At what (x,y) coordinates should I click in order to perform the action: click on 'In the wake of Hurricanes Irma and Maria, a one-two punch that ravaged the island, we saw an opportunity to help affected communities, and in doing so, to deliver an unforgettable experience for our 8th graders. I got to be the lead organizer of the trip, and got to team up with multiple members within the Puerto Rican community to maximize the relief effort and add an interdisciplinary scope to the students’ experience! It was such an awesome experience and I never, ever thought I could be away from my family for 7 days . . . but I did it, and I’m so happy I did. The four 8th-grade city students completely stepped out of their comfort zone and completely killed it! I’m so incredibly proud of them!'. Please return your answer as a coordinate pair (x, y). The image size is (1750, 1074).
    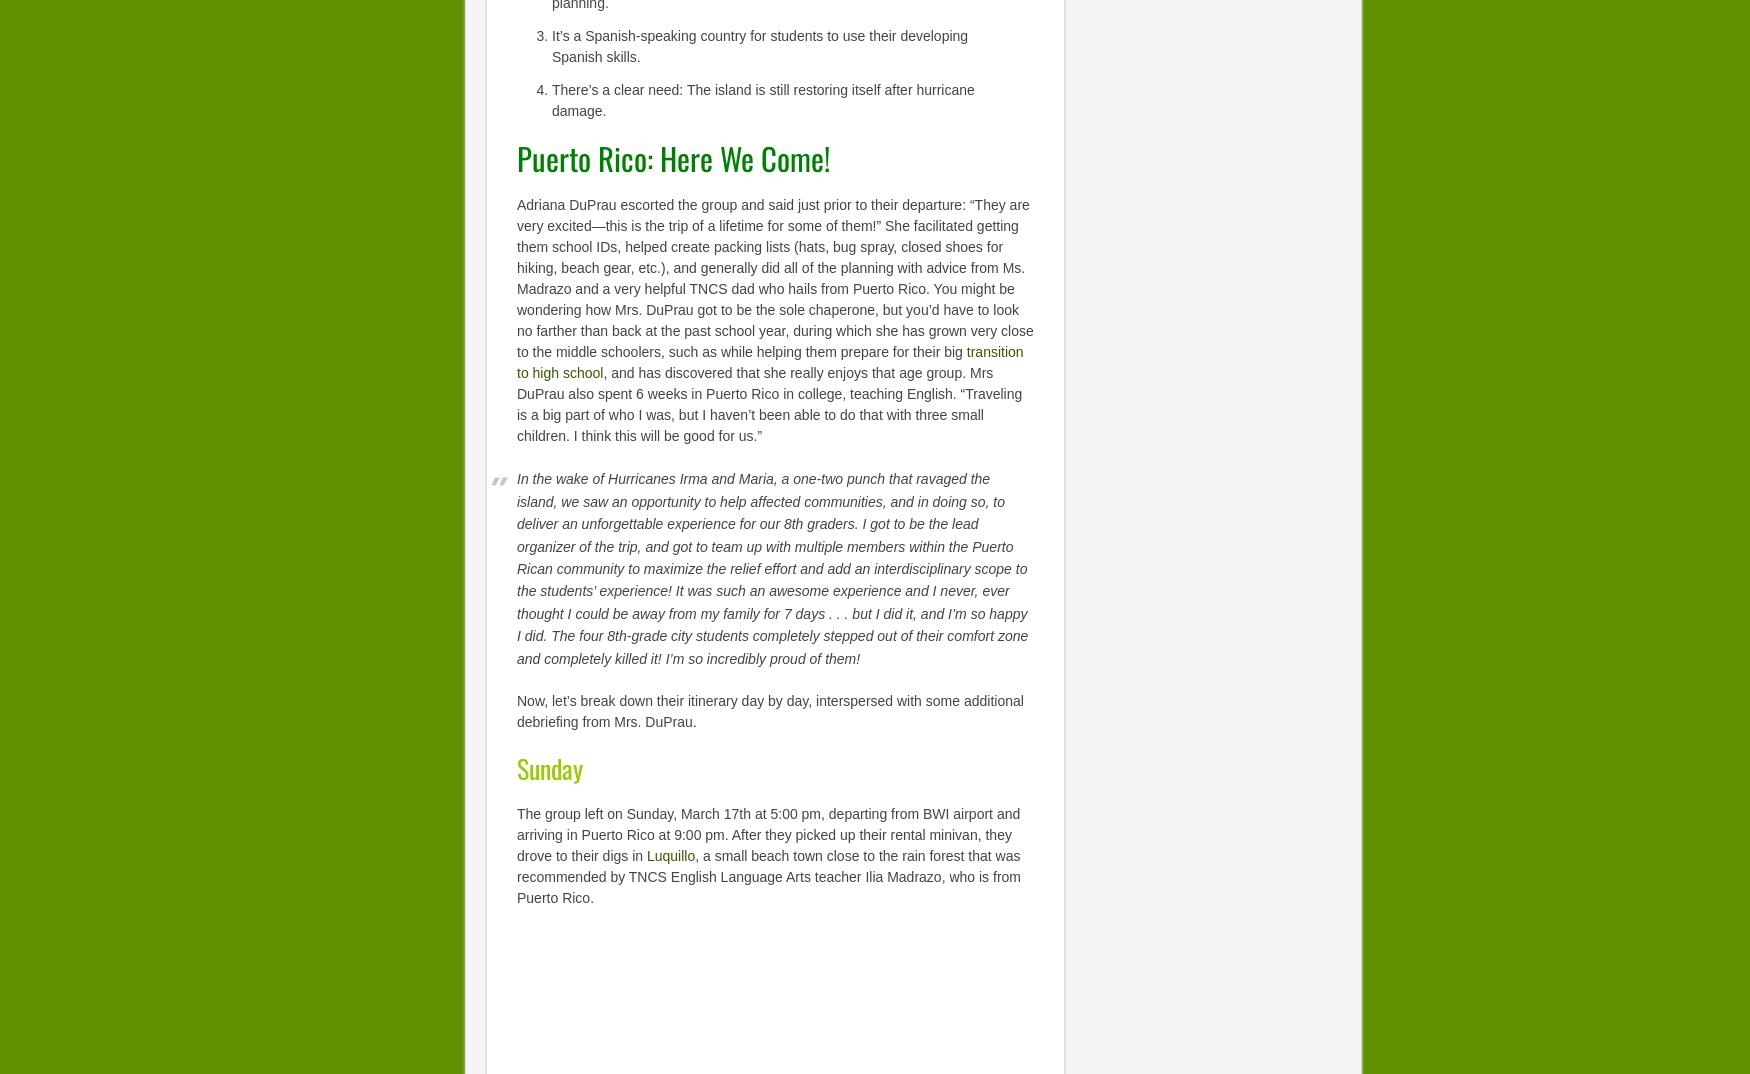
    Looking at the image, I should click on (771, 567).